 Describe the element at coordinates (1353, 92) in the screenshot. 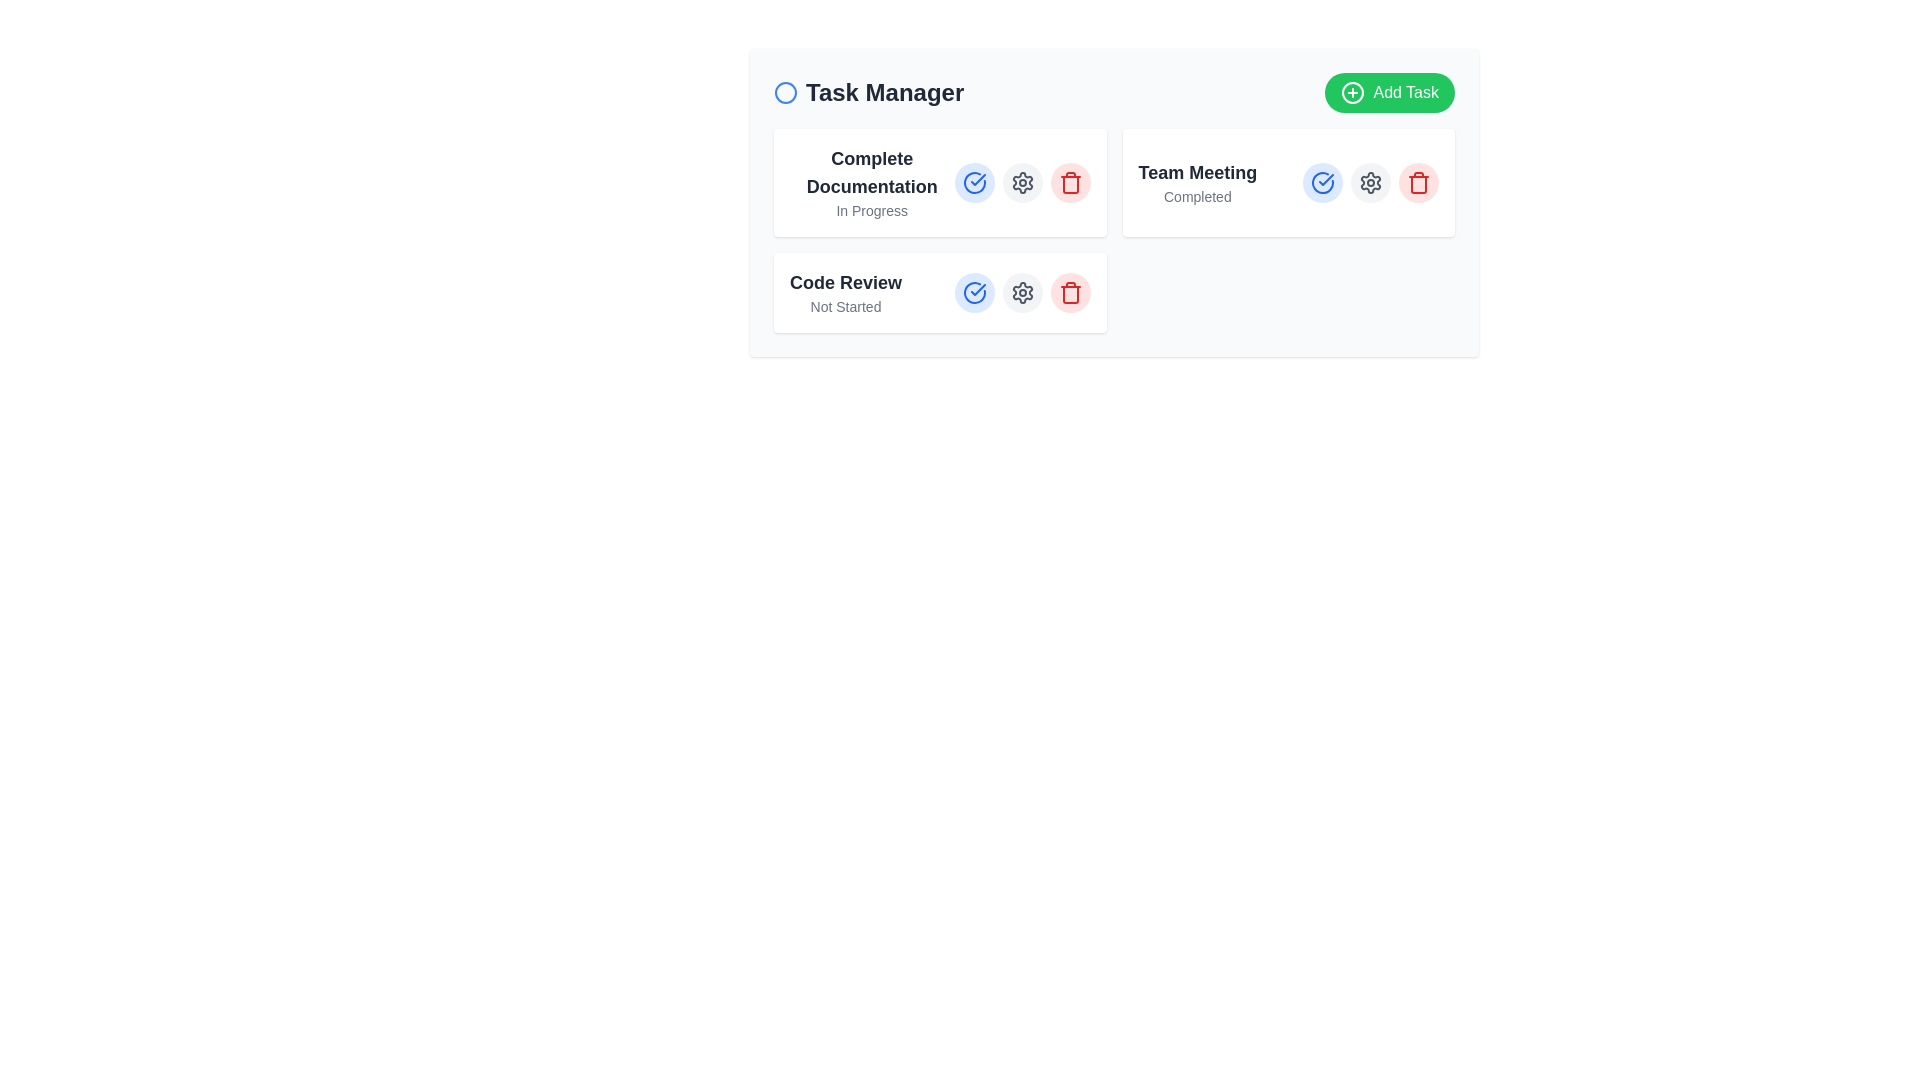

I see `the 'Add Task' button, which is represented by a '+' symbol within a circle located in the upper-right region of the interface` at that location.